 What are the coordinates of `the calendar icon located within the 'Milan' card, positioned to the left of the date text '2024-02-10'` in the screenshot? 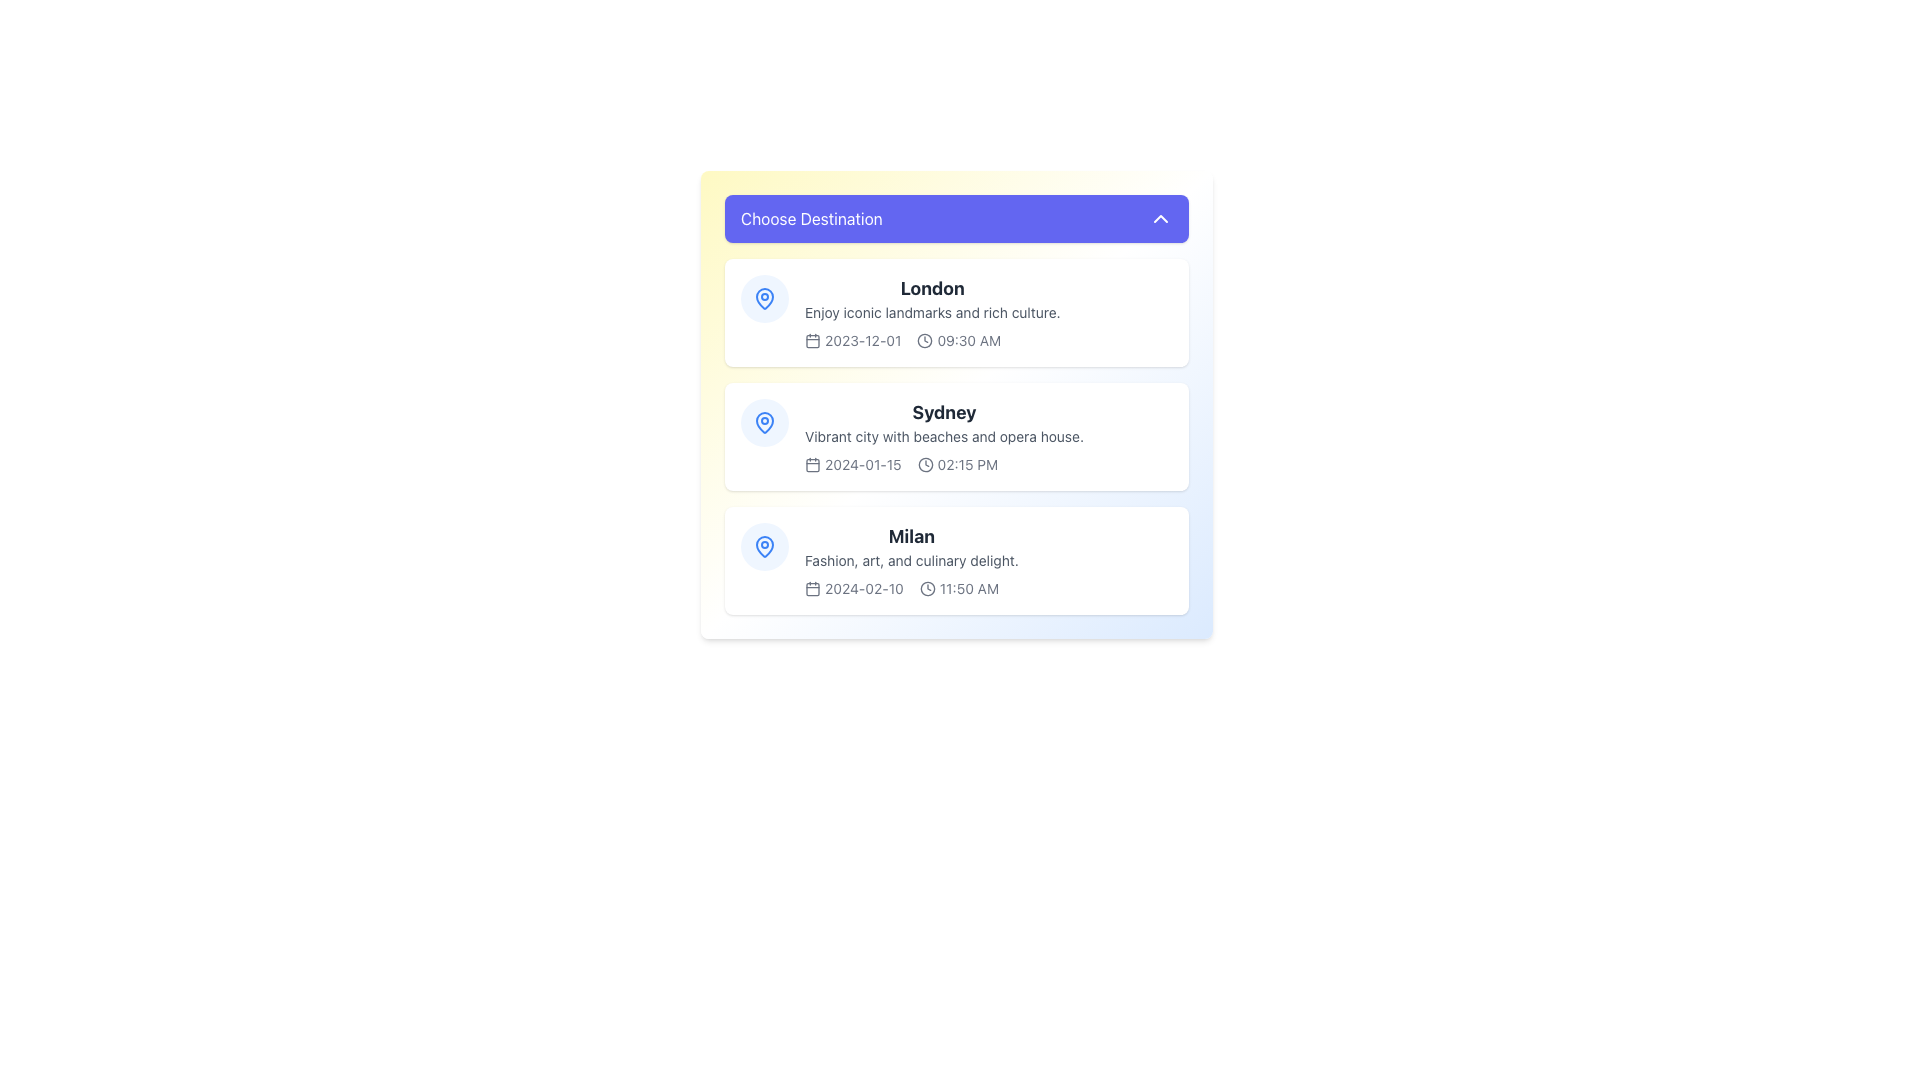 It's located at (812, 588).